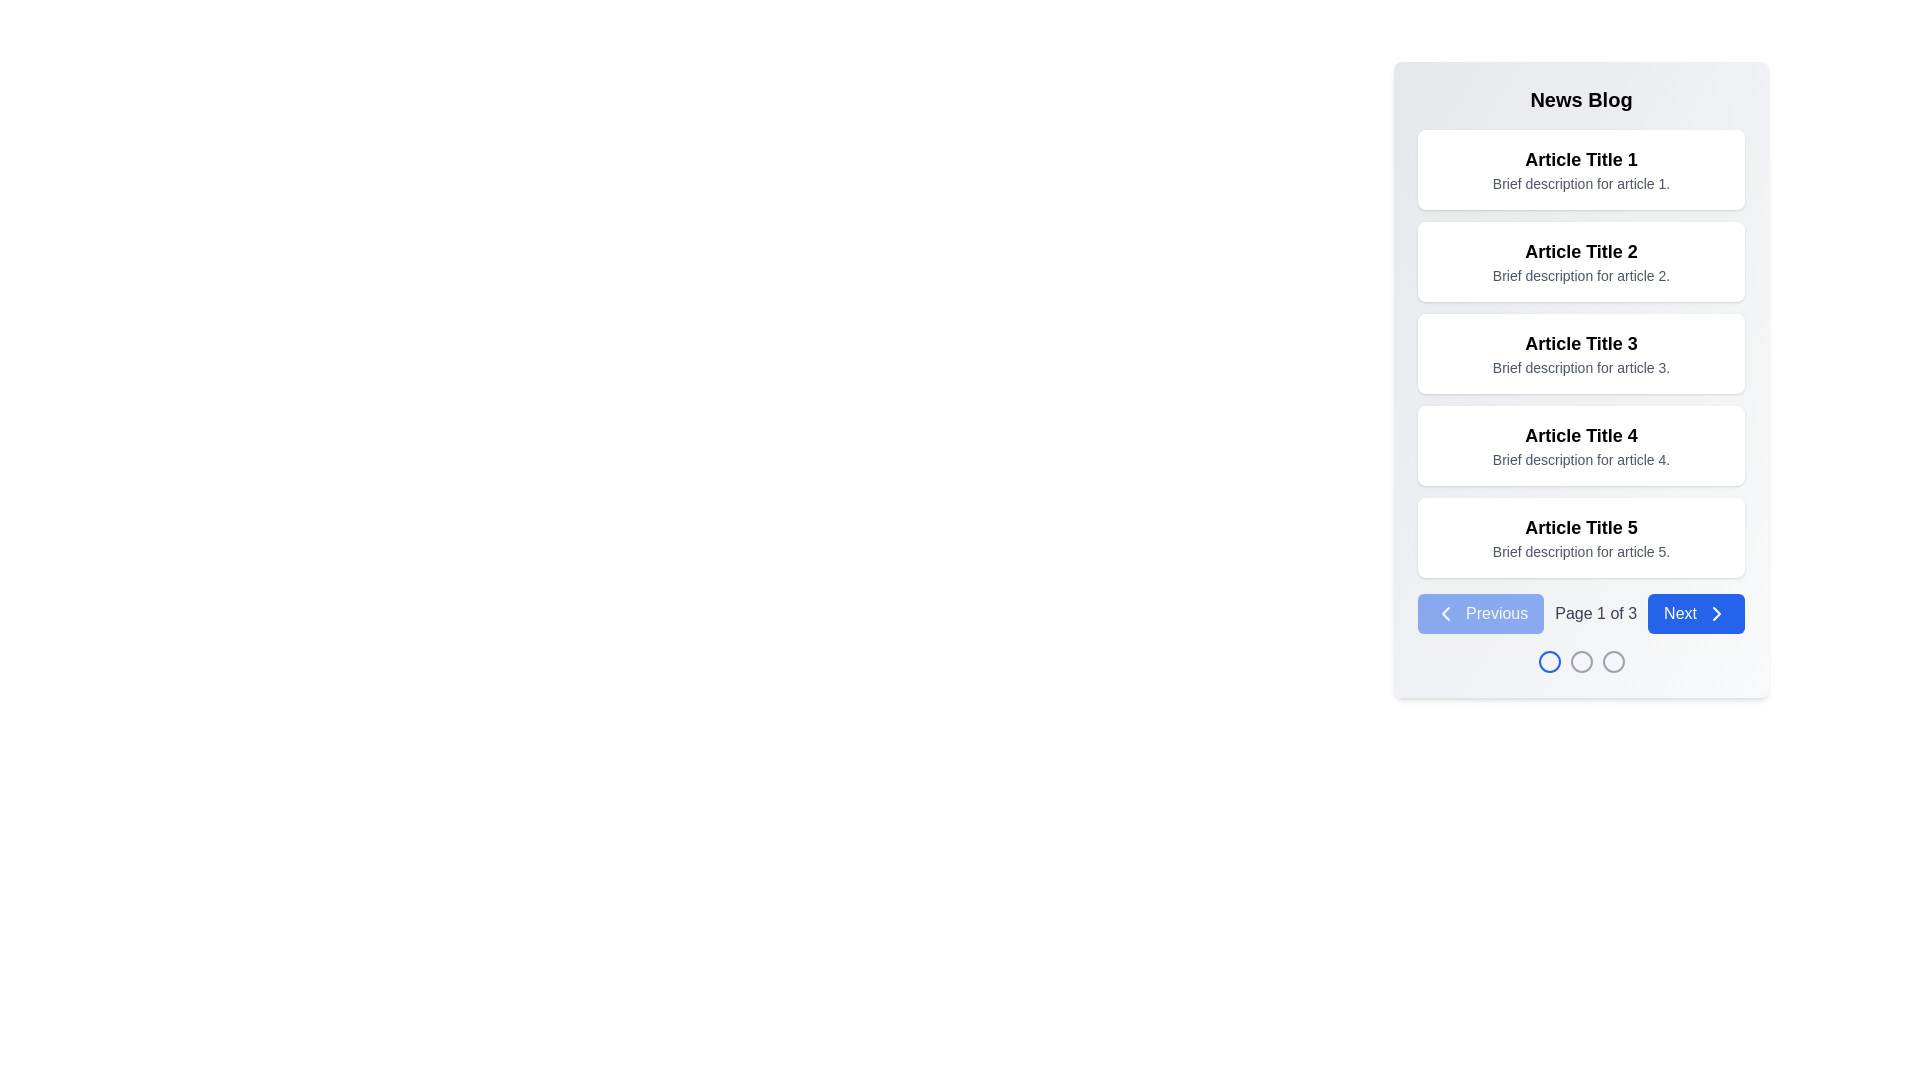  I want to click on the left-pointing chevron icon located within a circular area, positioned next to the 'Previous' button text in the navigation bar, so click(1445, 612).